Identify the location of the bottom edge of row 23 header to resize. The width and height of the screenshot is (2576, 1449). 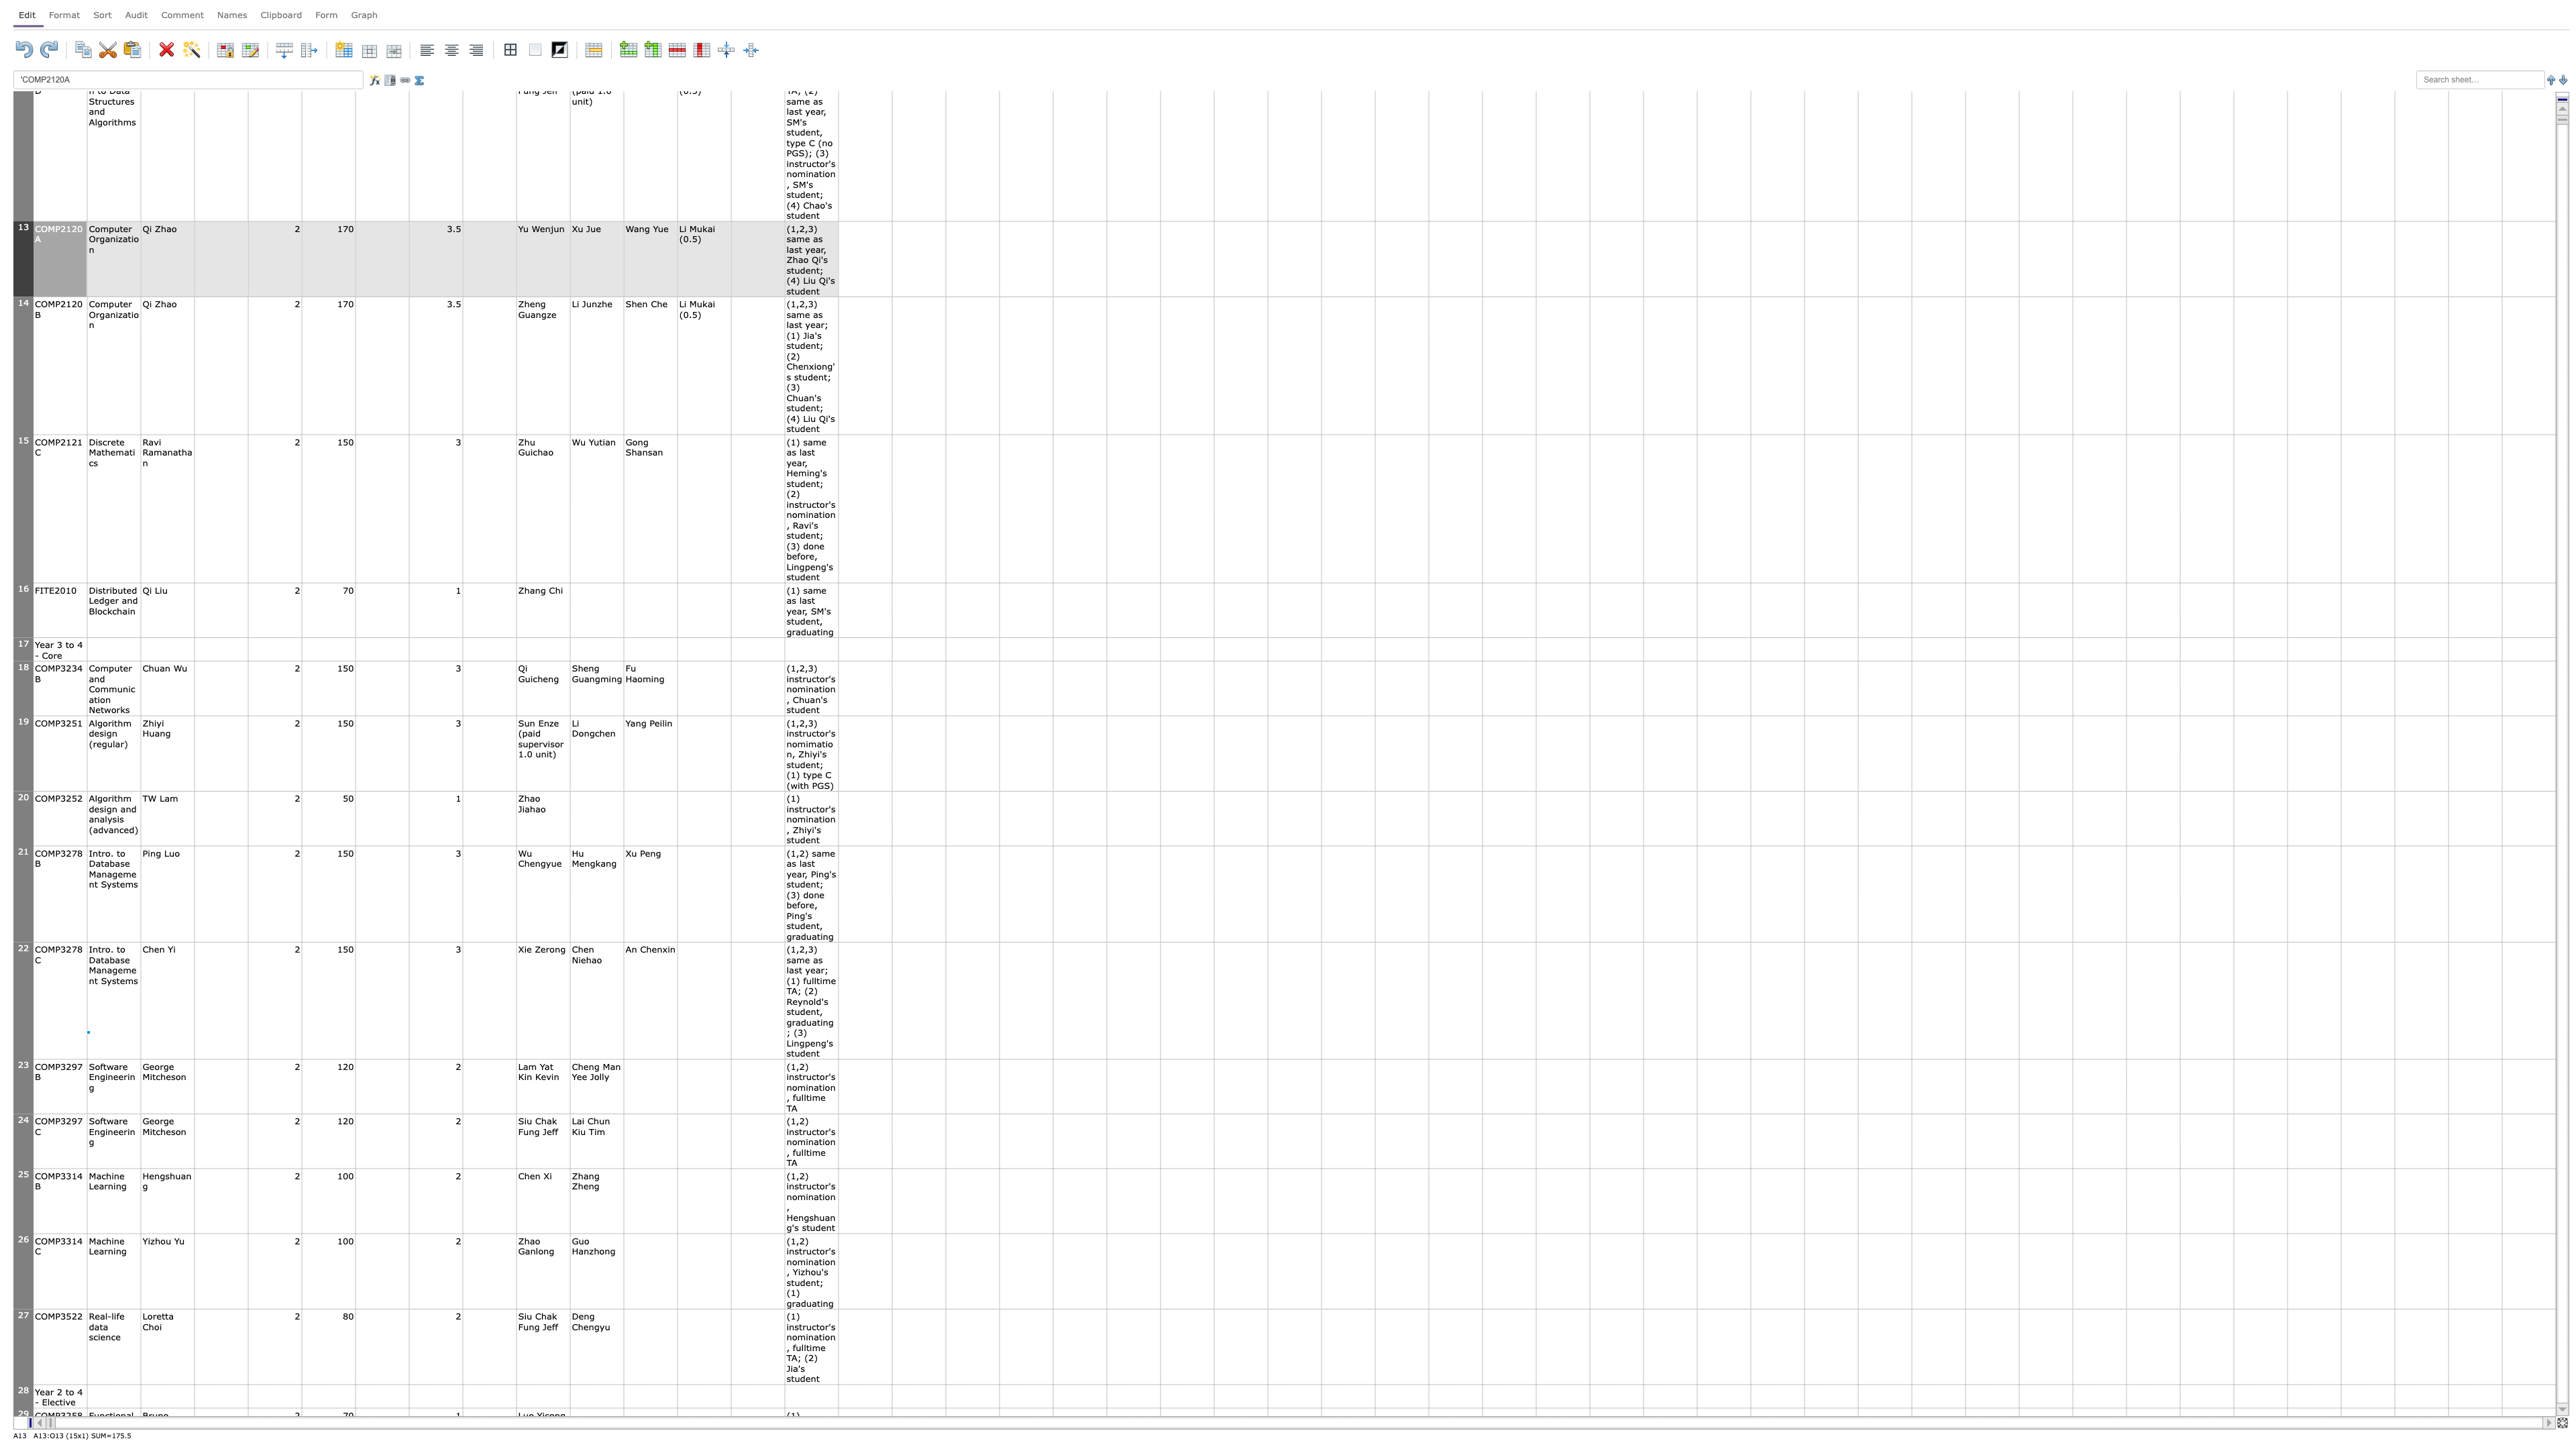
(23, 1113).